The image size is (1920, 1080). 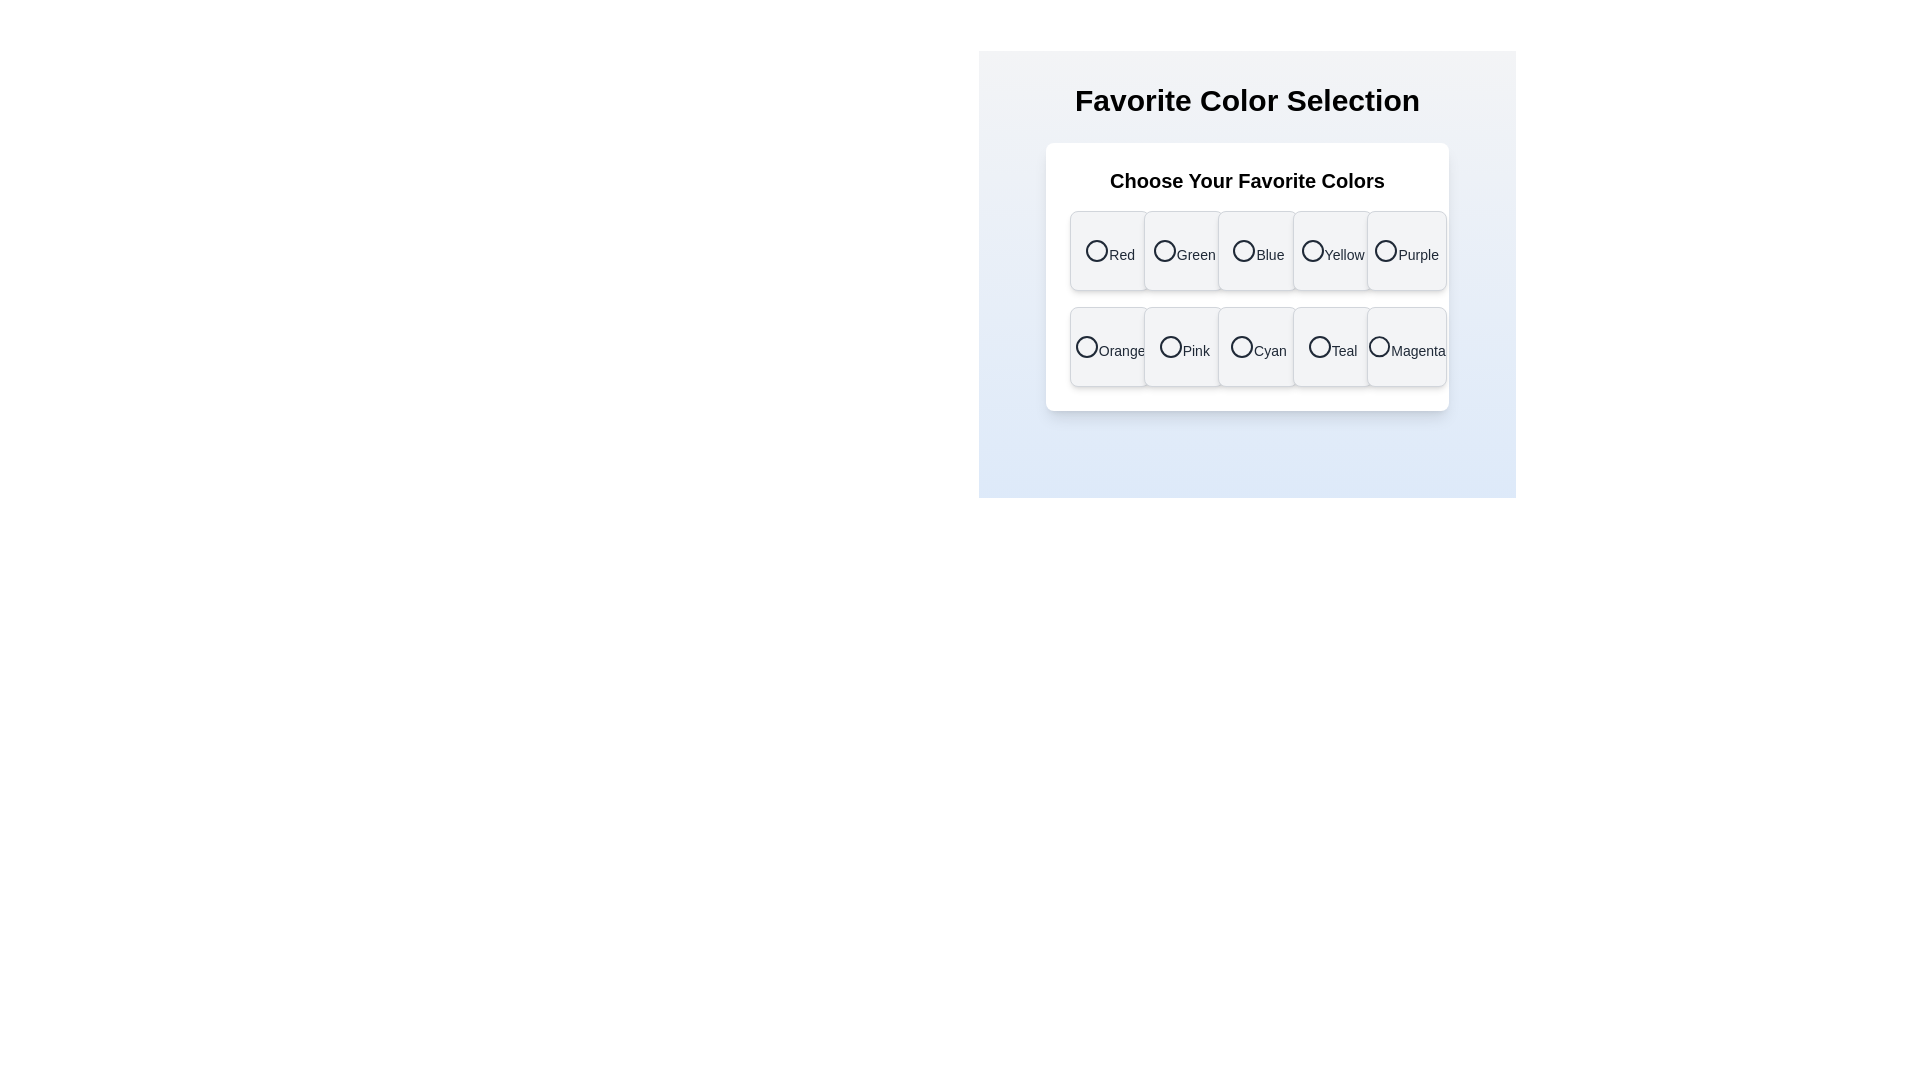 What do you see at coordinates (1332, 346) in the screenshot?
I see `the color Teal` at bounding box center [1332, 346].